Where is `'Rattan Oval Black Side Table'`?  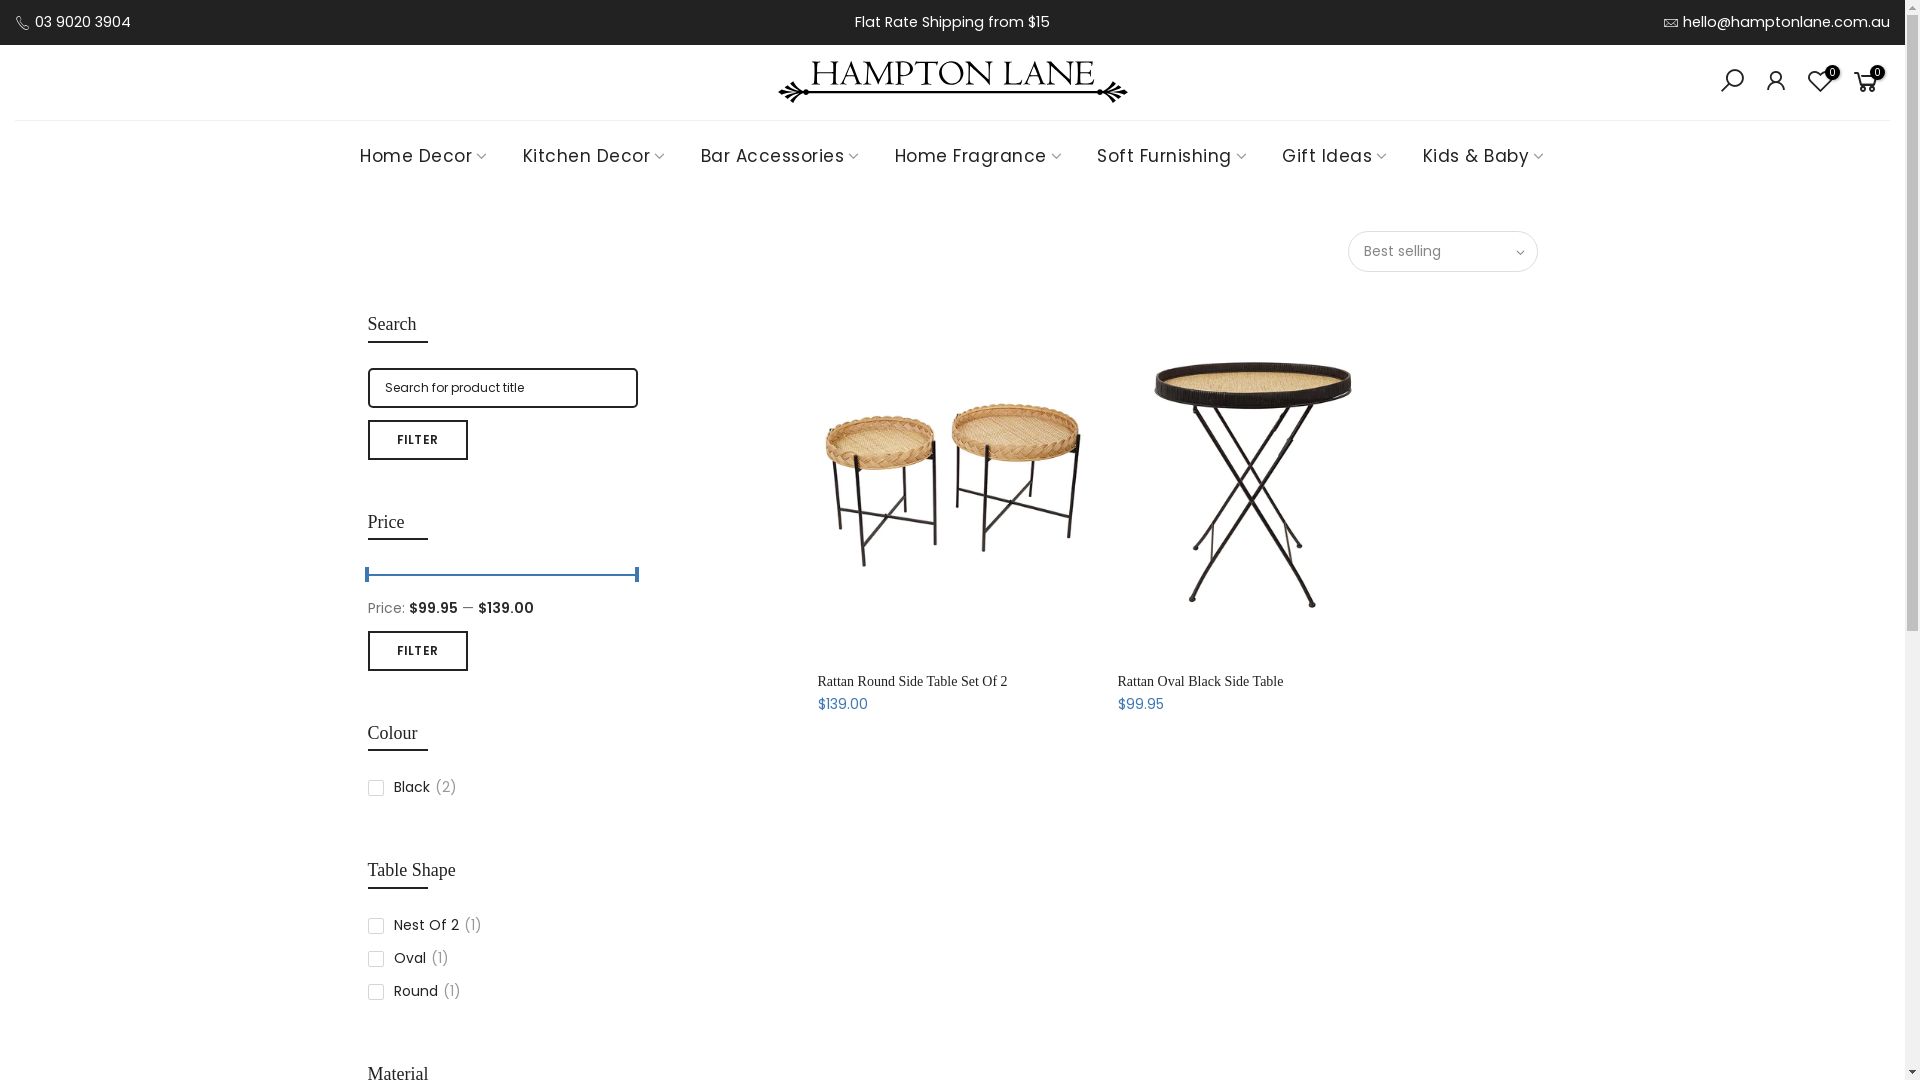 'Rattan Oval Black Side Table' is located at coordinates (1200, 680).